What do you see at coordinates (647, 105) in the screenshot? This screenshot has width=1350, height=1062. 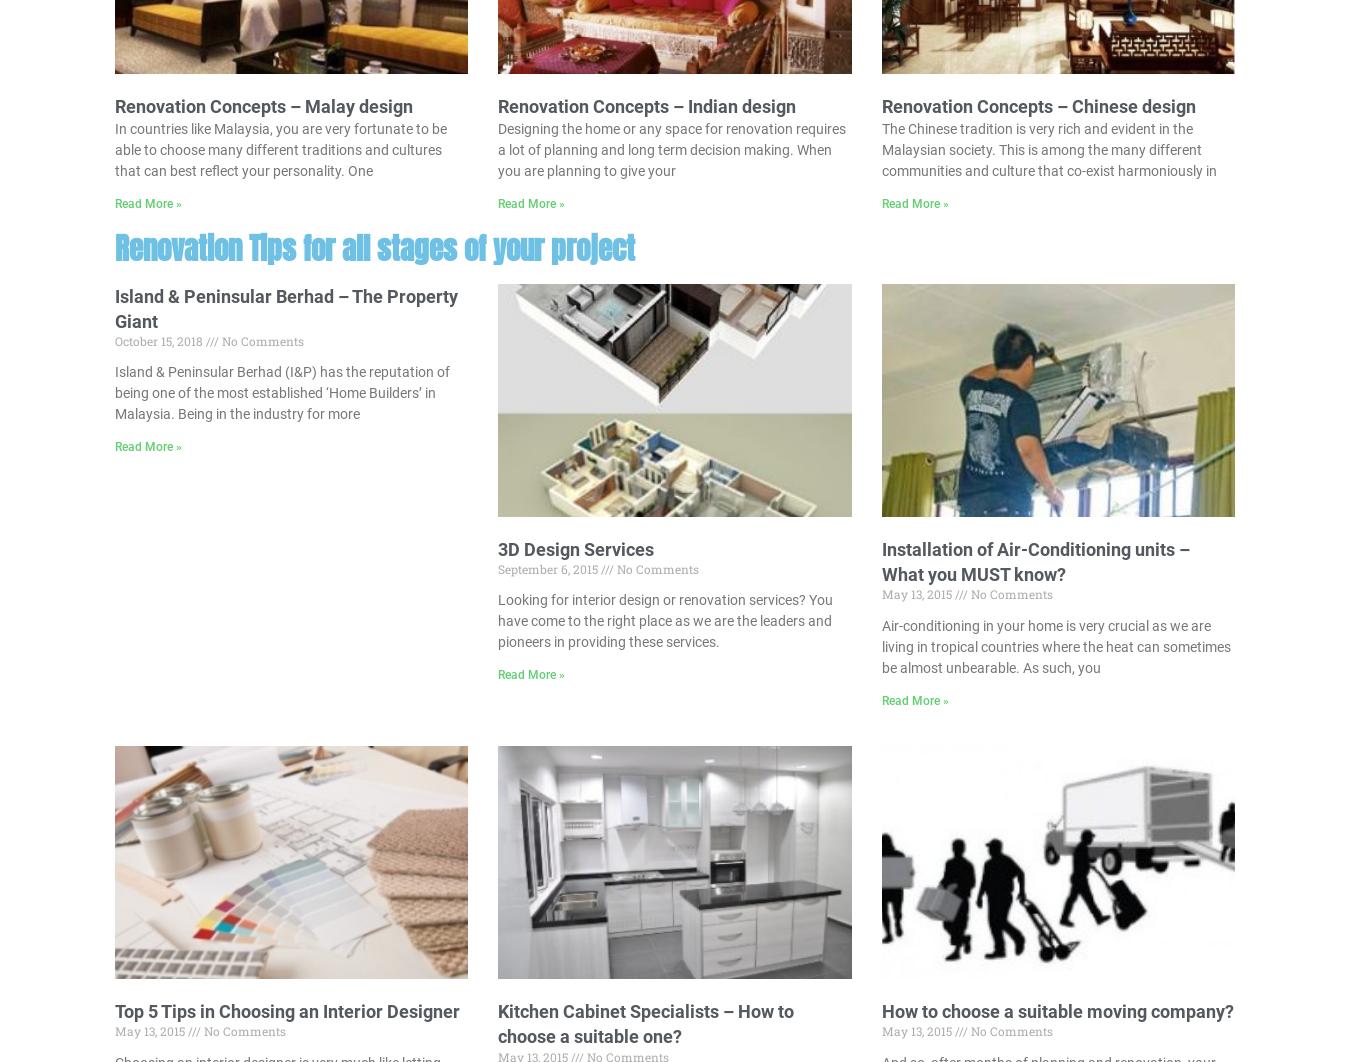 I see `'Renovation Concepts – Indian design'` at bounding box center [647, 105].